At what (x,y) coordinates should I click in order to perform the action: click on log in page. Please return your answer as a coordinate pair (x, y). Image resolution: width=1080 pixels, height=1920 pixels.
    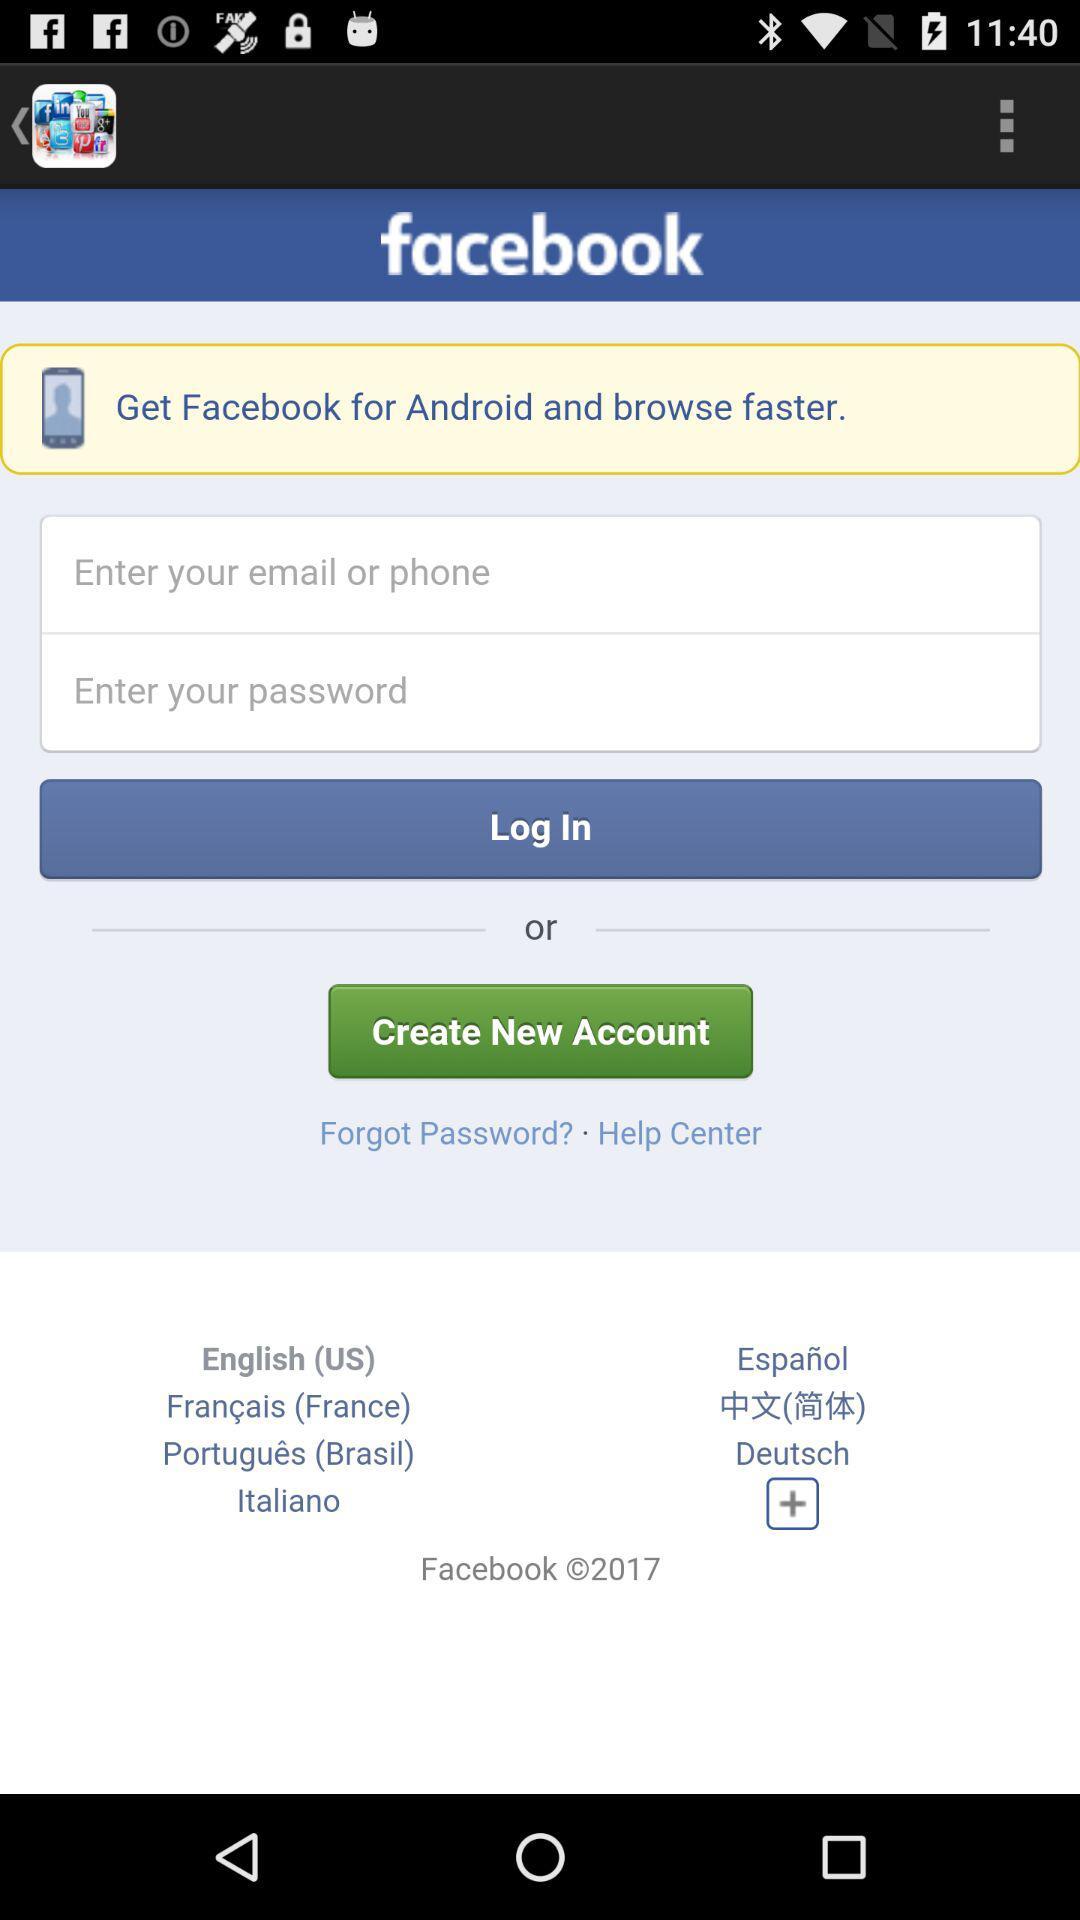
    Looking at the image, I should click on (540, 991).